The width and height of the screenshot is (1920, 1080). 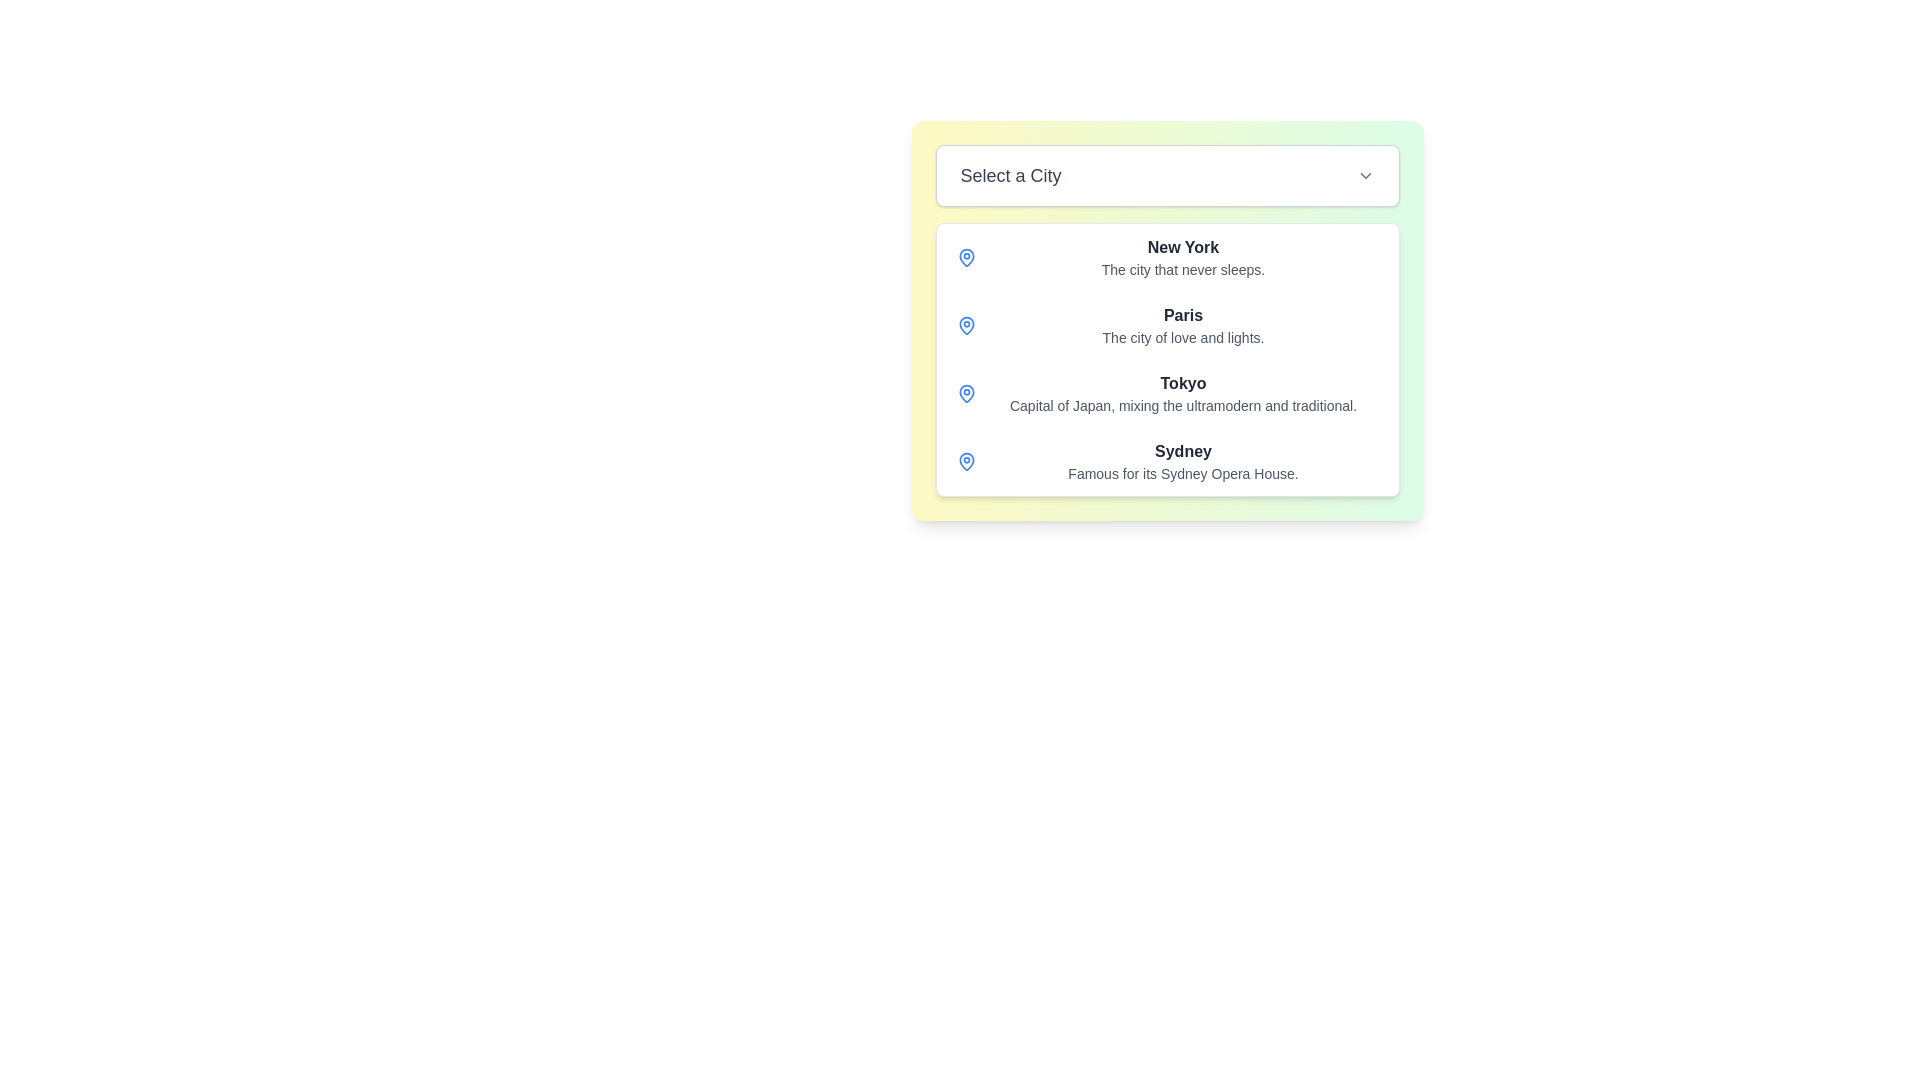 I want to click on the text display that reads 'Capital of Japan, mixing the ultramodern and traditional.' located beneath the bold title 'Tokyo' in the third list item of the dropdown menu labeled 'Select a City.', so click(x=1183, y=405).